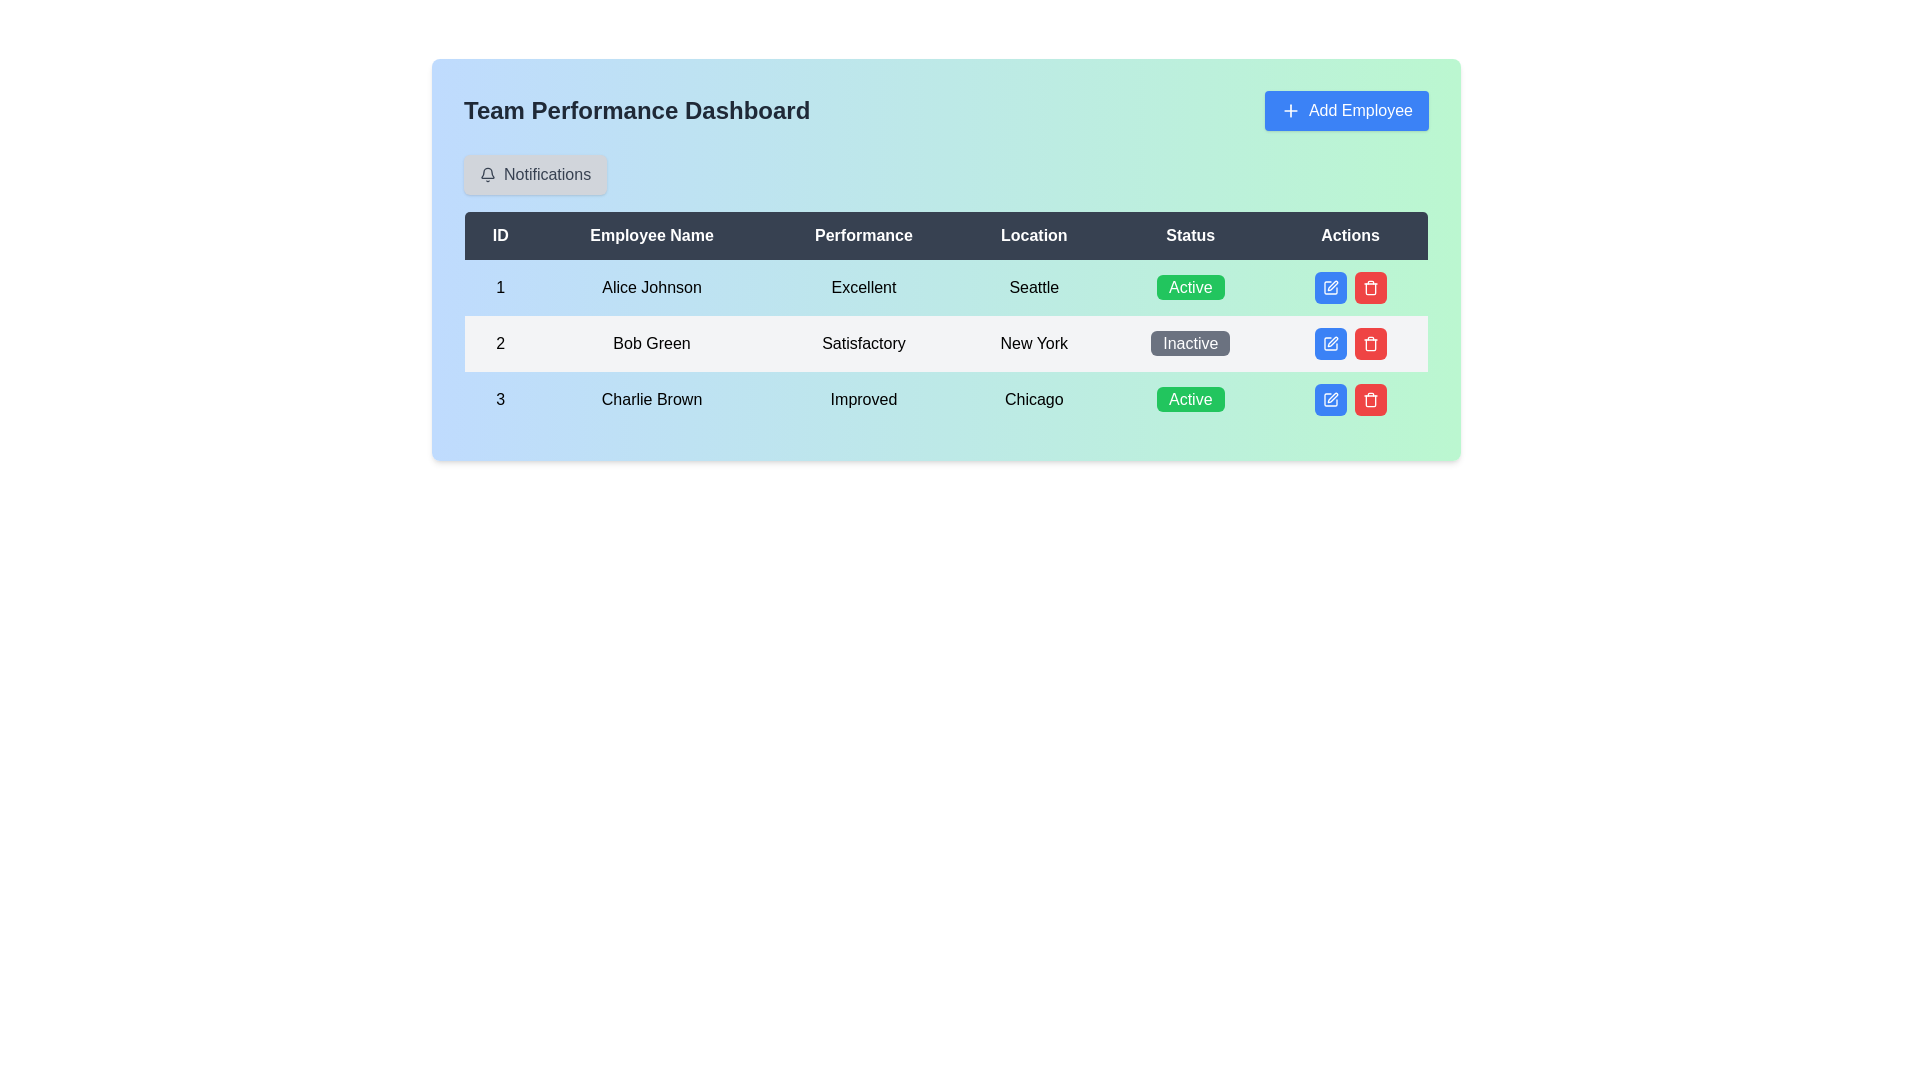 The image size is (1920, 1080). I want to click on the bell-shaped notification icon located within the 'Notifications' button area at the top-left section of the dashboard interface, so click(488, 172).